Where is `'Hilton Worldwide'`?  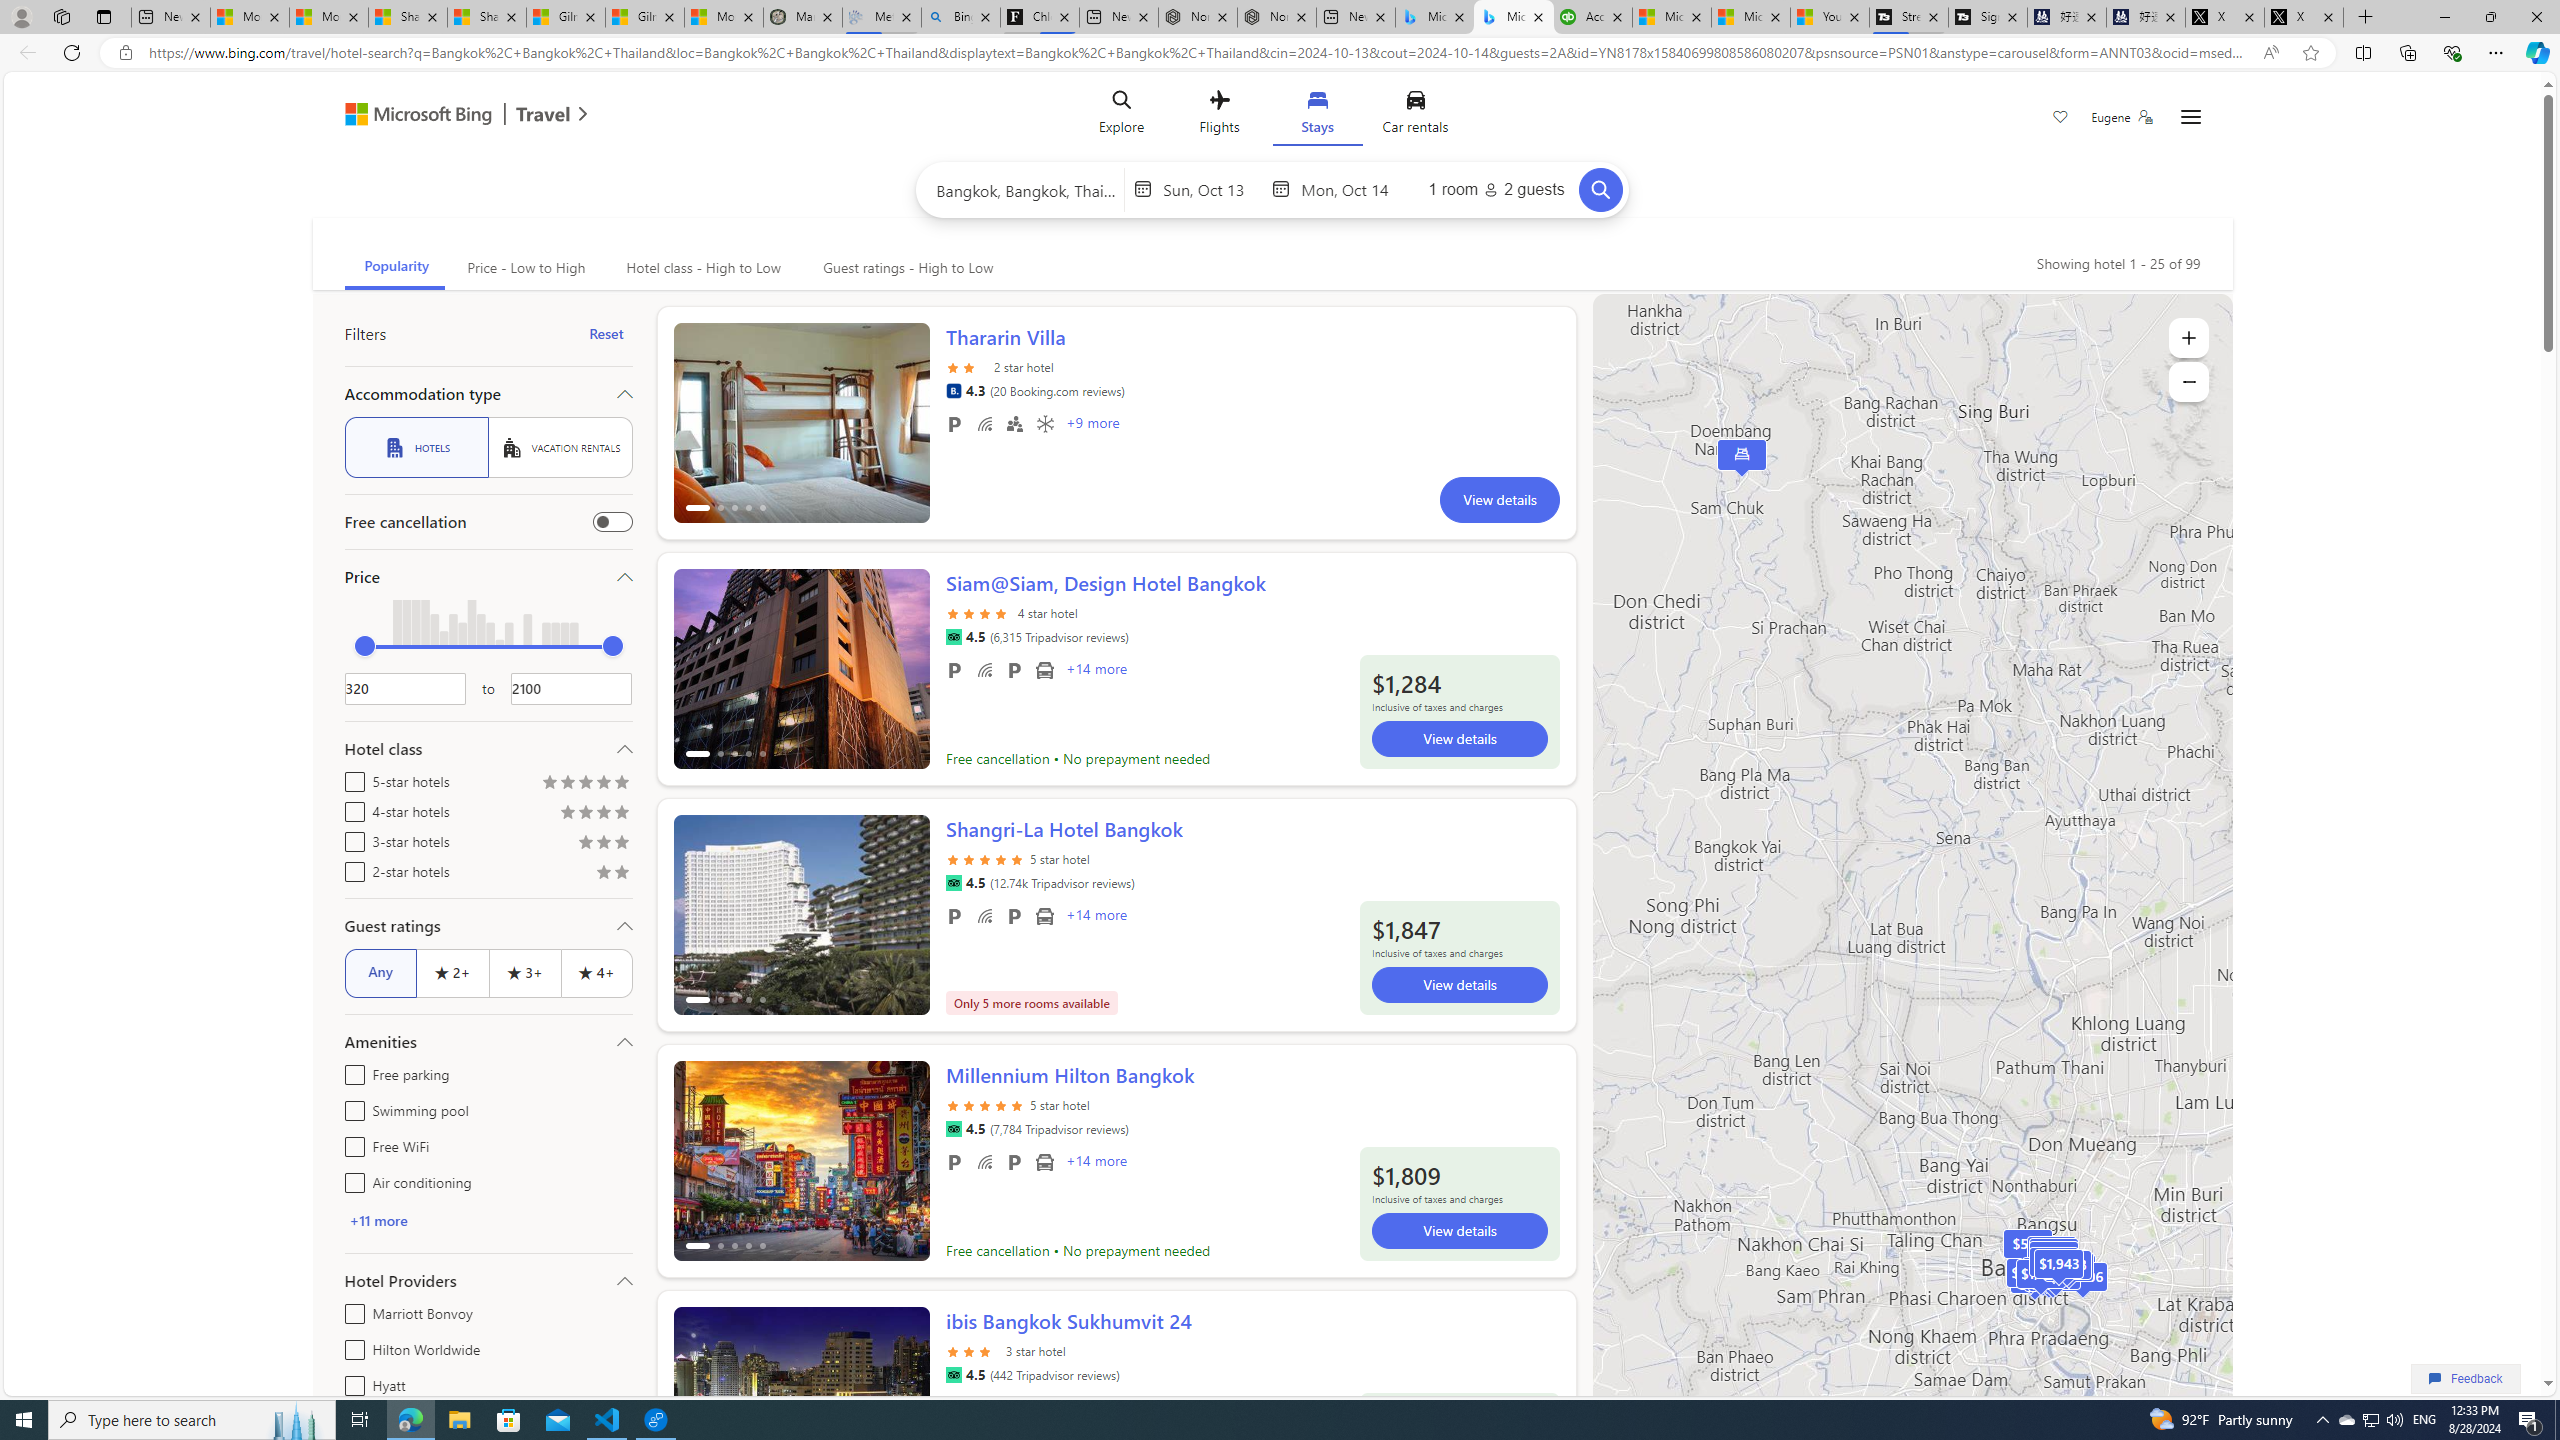 'Hilton Worldwide' is located at coordinates (350, 1347).